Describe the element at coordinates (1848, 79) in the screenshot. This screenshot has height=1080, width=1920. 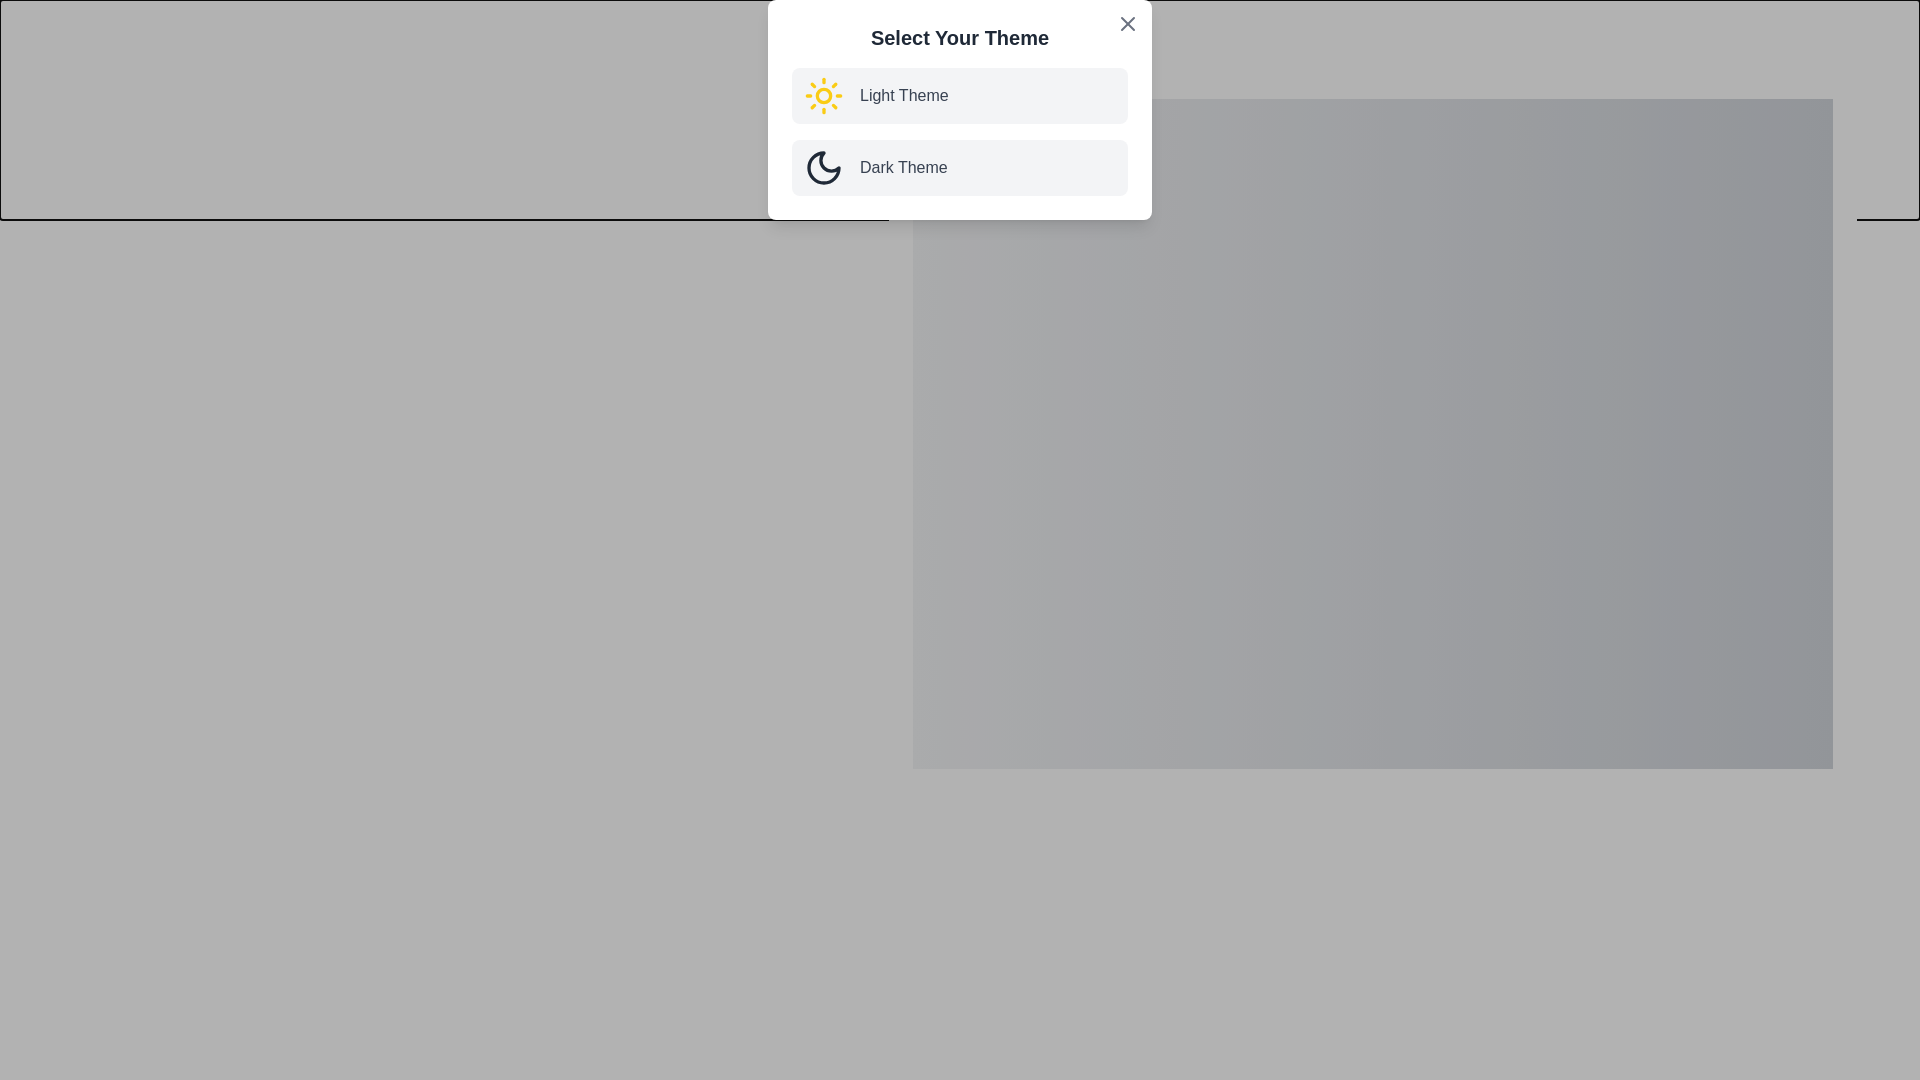
I see `close button in the top-right corner of the dialog to close it` at that location.